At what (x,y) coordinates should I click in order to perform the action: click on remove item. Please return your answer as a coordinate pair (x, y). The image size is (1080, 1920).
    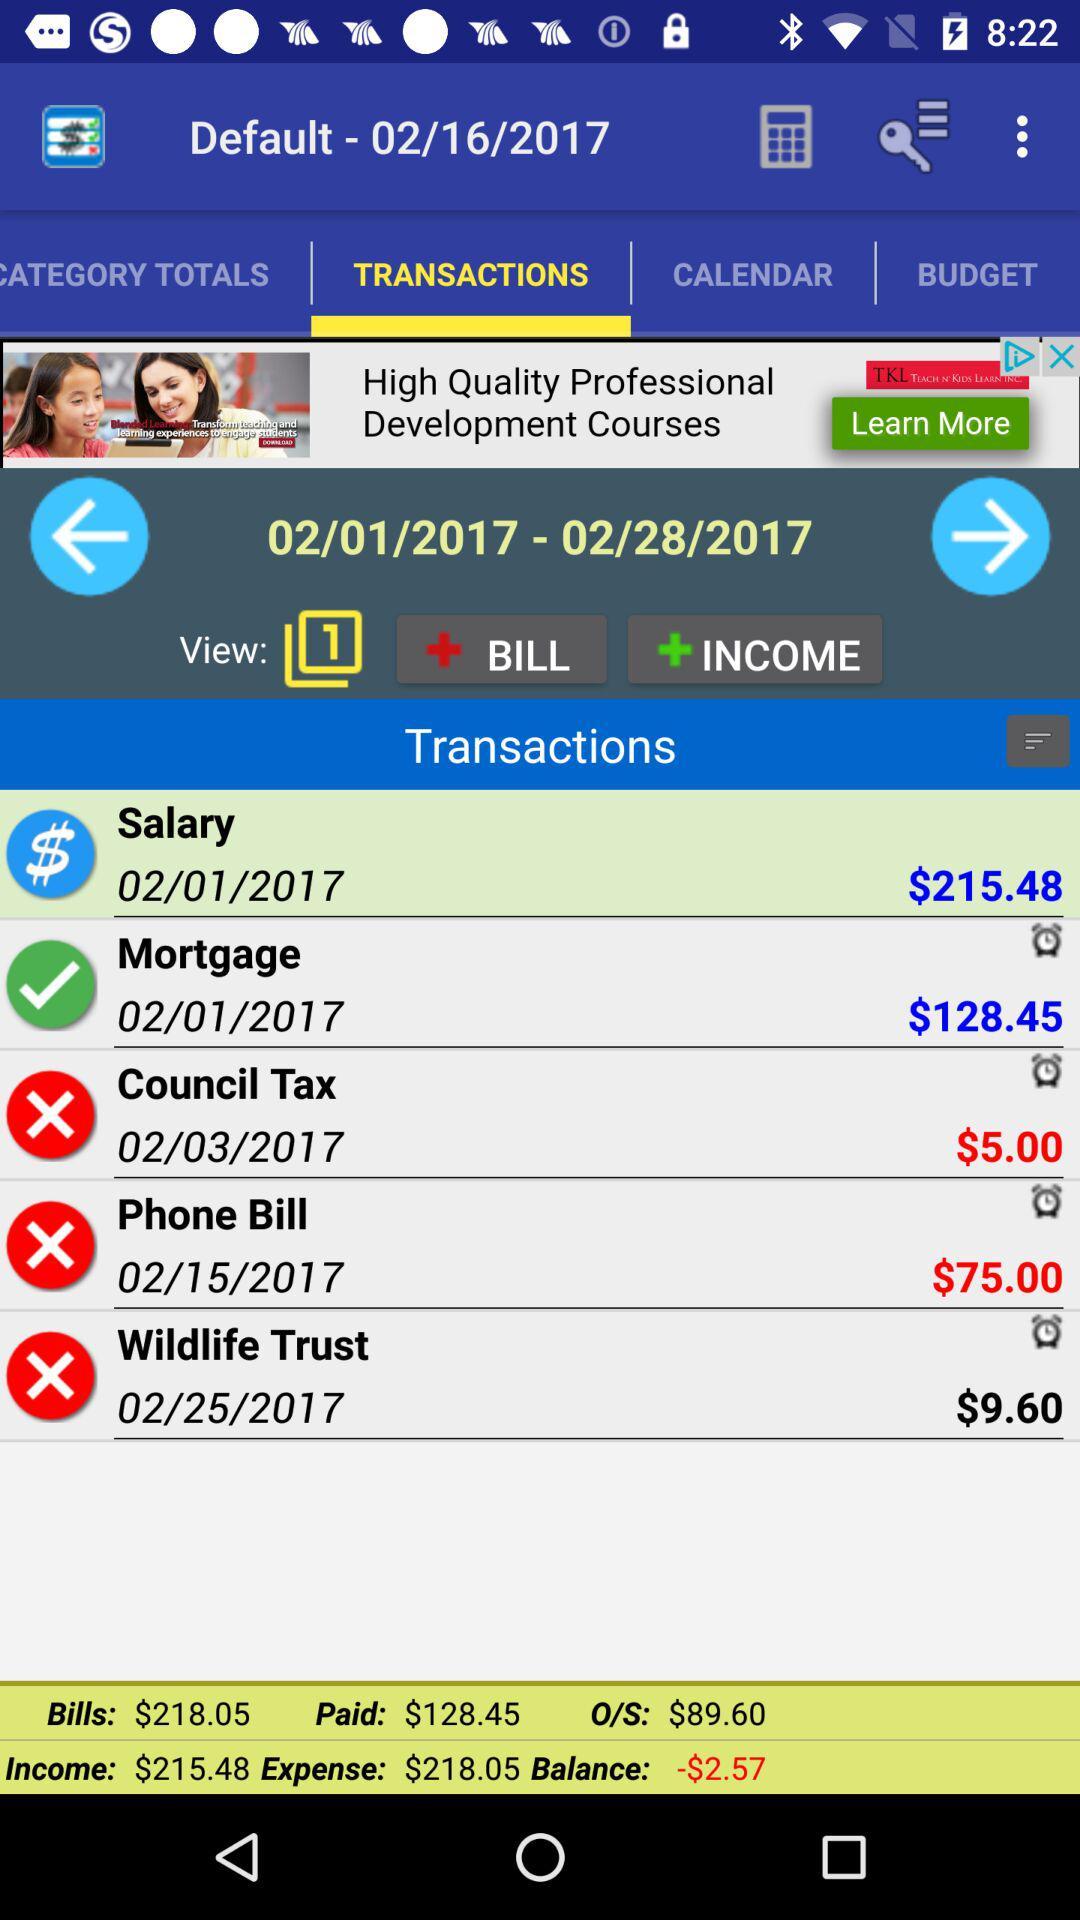
    Looking at the image, I should click on (49, 1243).